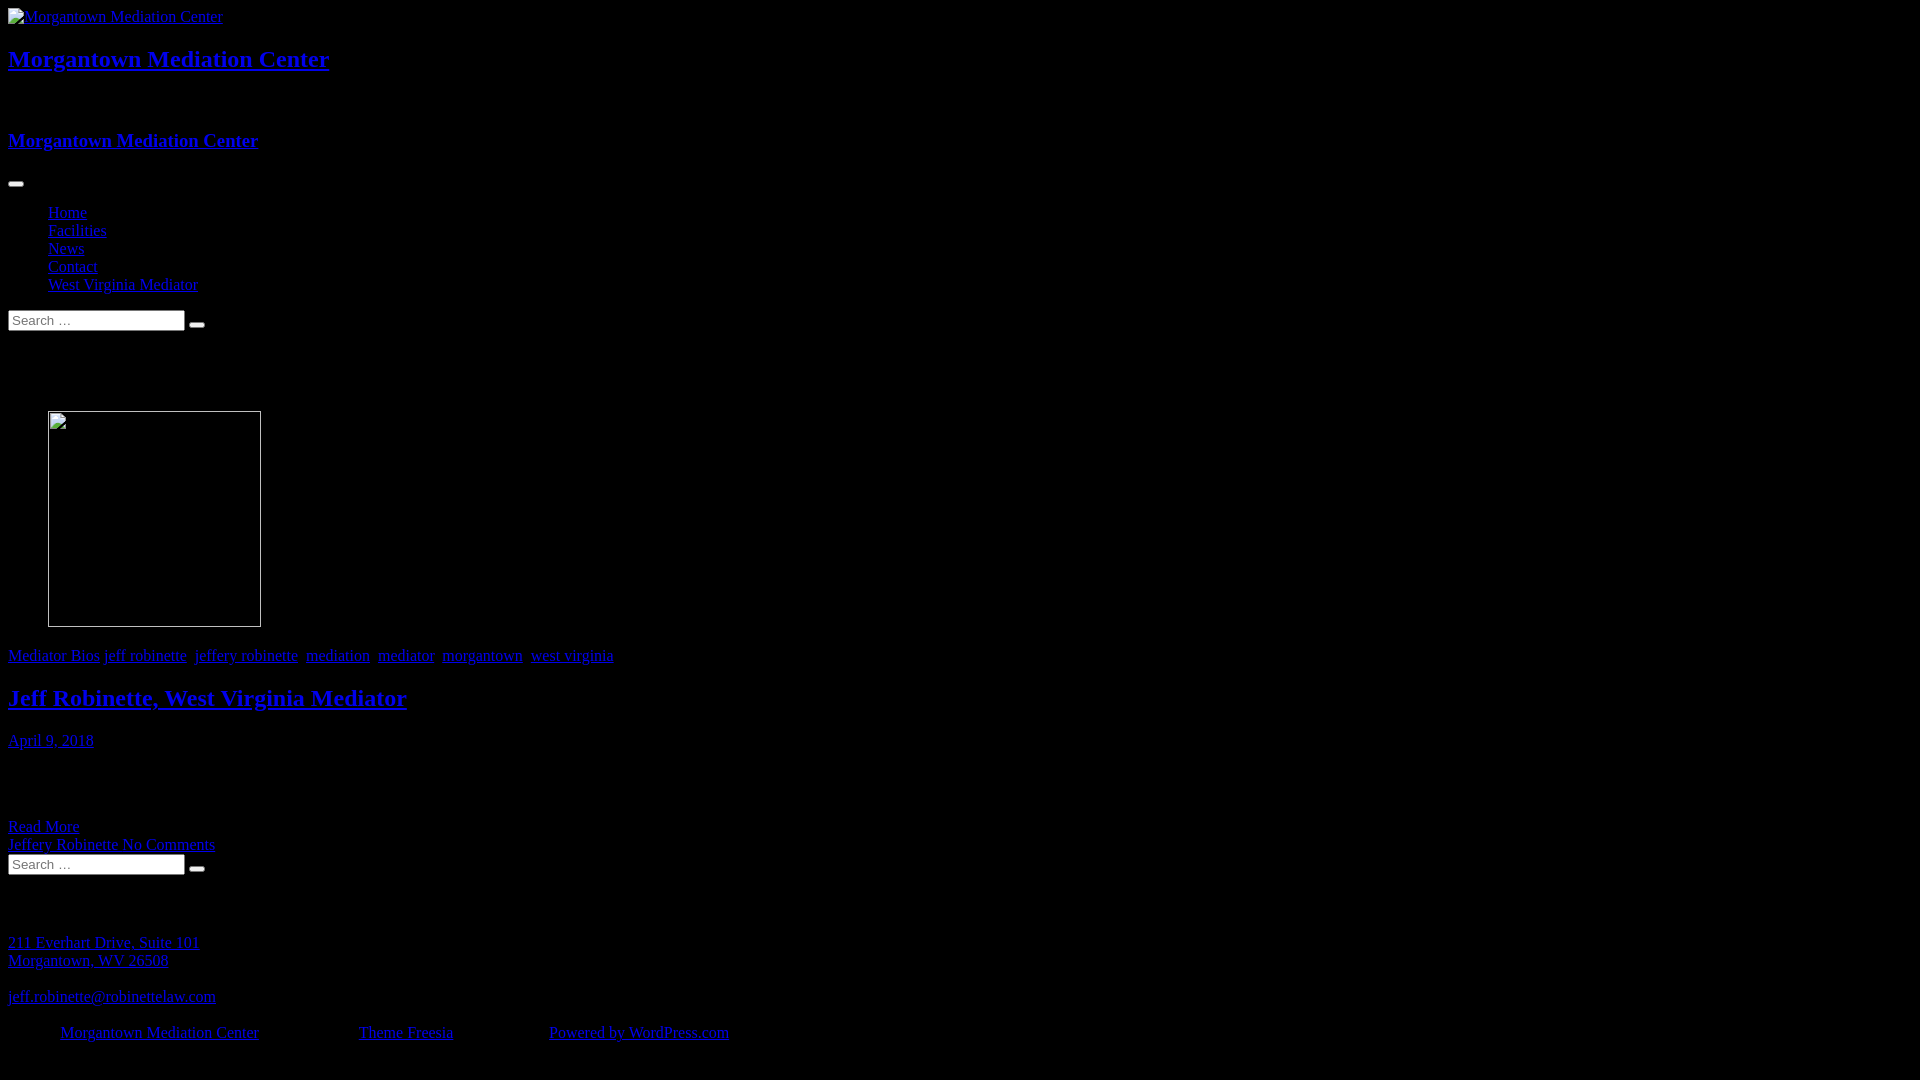  I want to click on 'West Virginia Mediator', so click(122, 284).